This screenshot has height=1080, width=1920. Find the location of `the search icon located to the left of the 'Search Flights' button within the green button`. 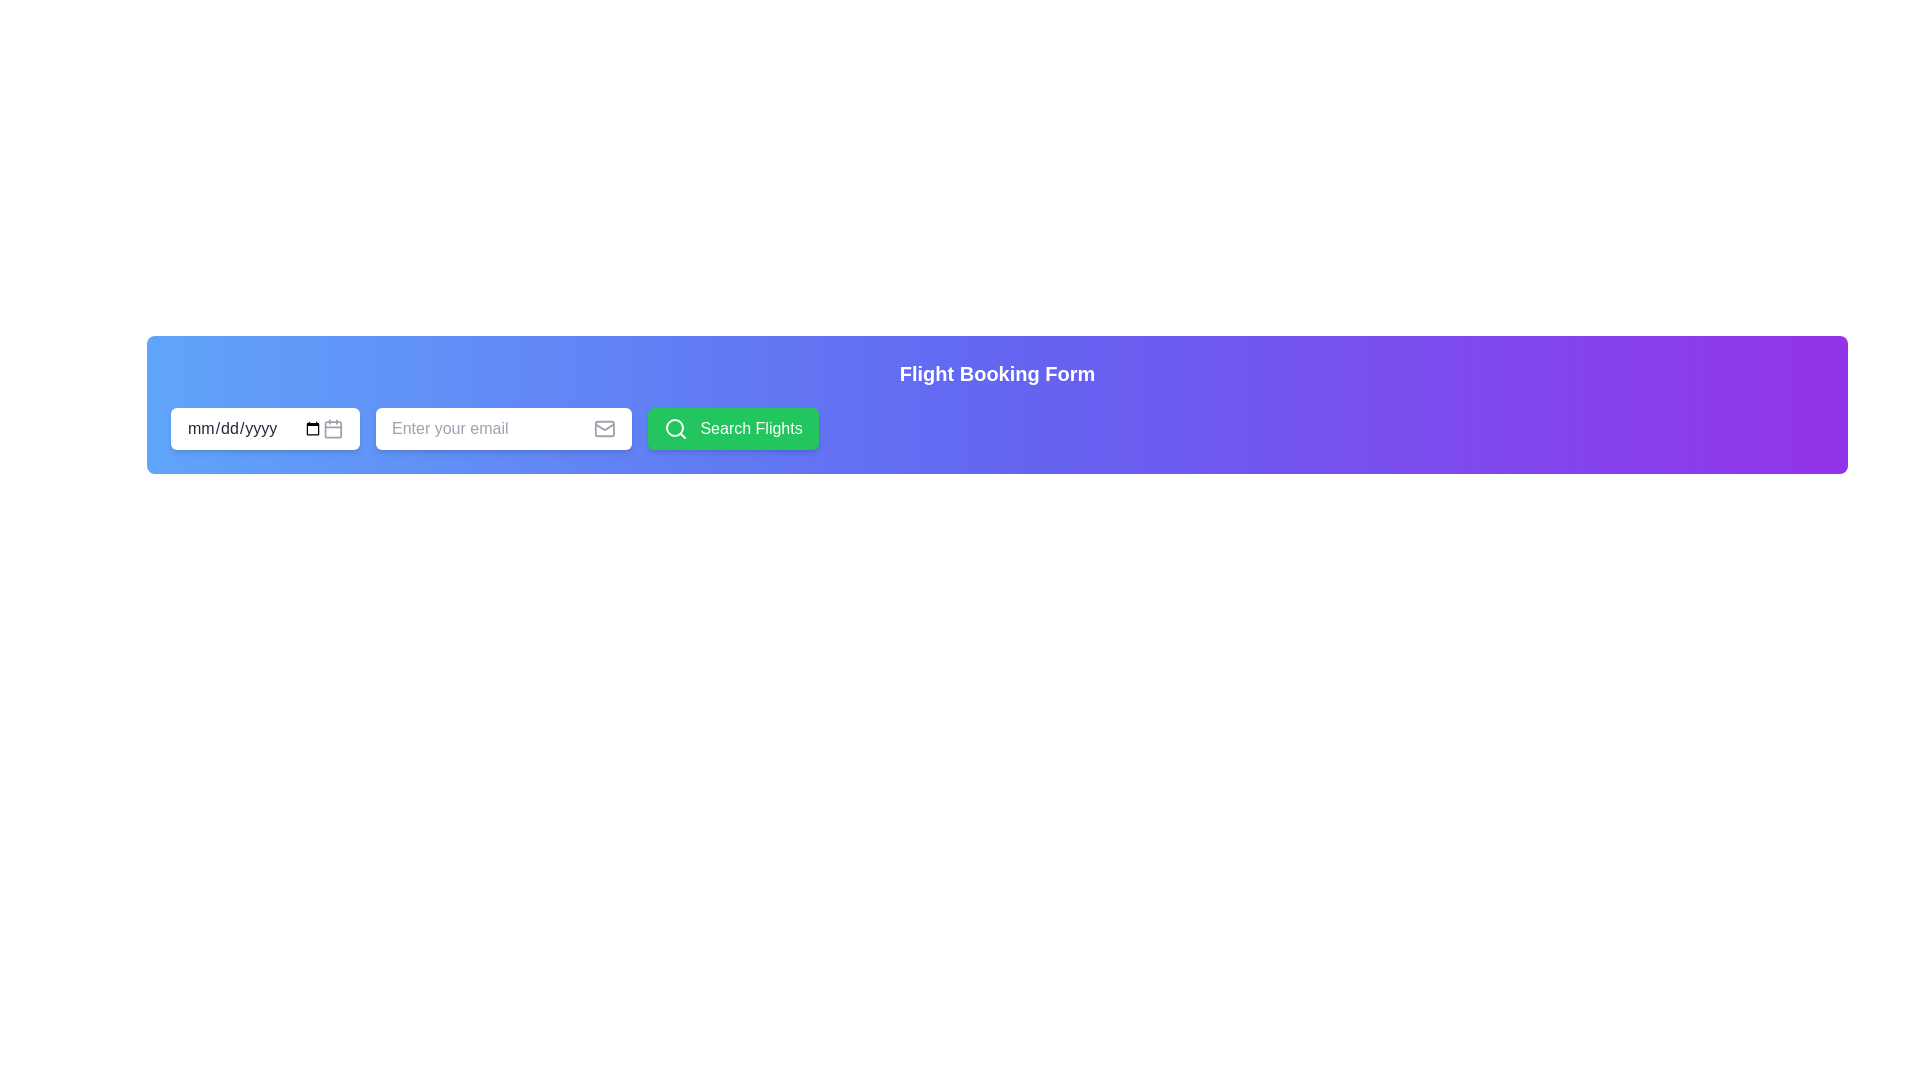

the search icon located to the left of the 'Search Flights' button within the green button is located at coordinates (676, 427).